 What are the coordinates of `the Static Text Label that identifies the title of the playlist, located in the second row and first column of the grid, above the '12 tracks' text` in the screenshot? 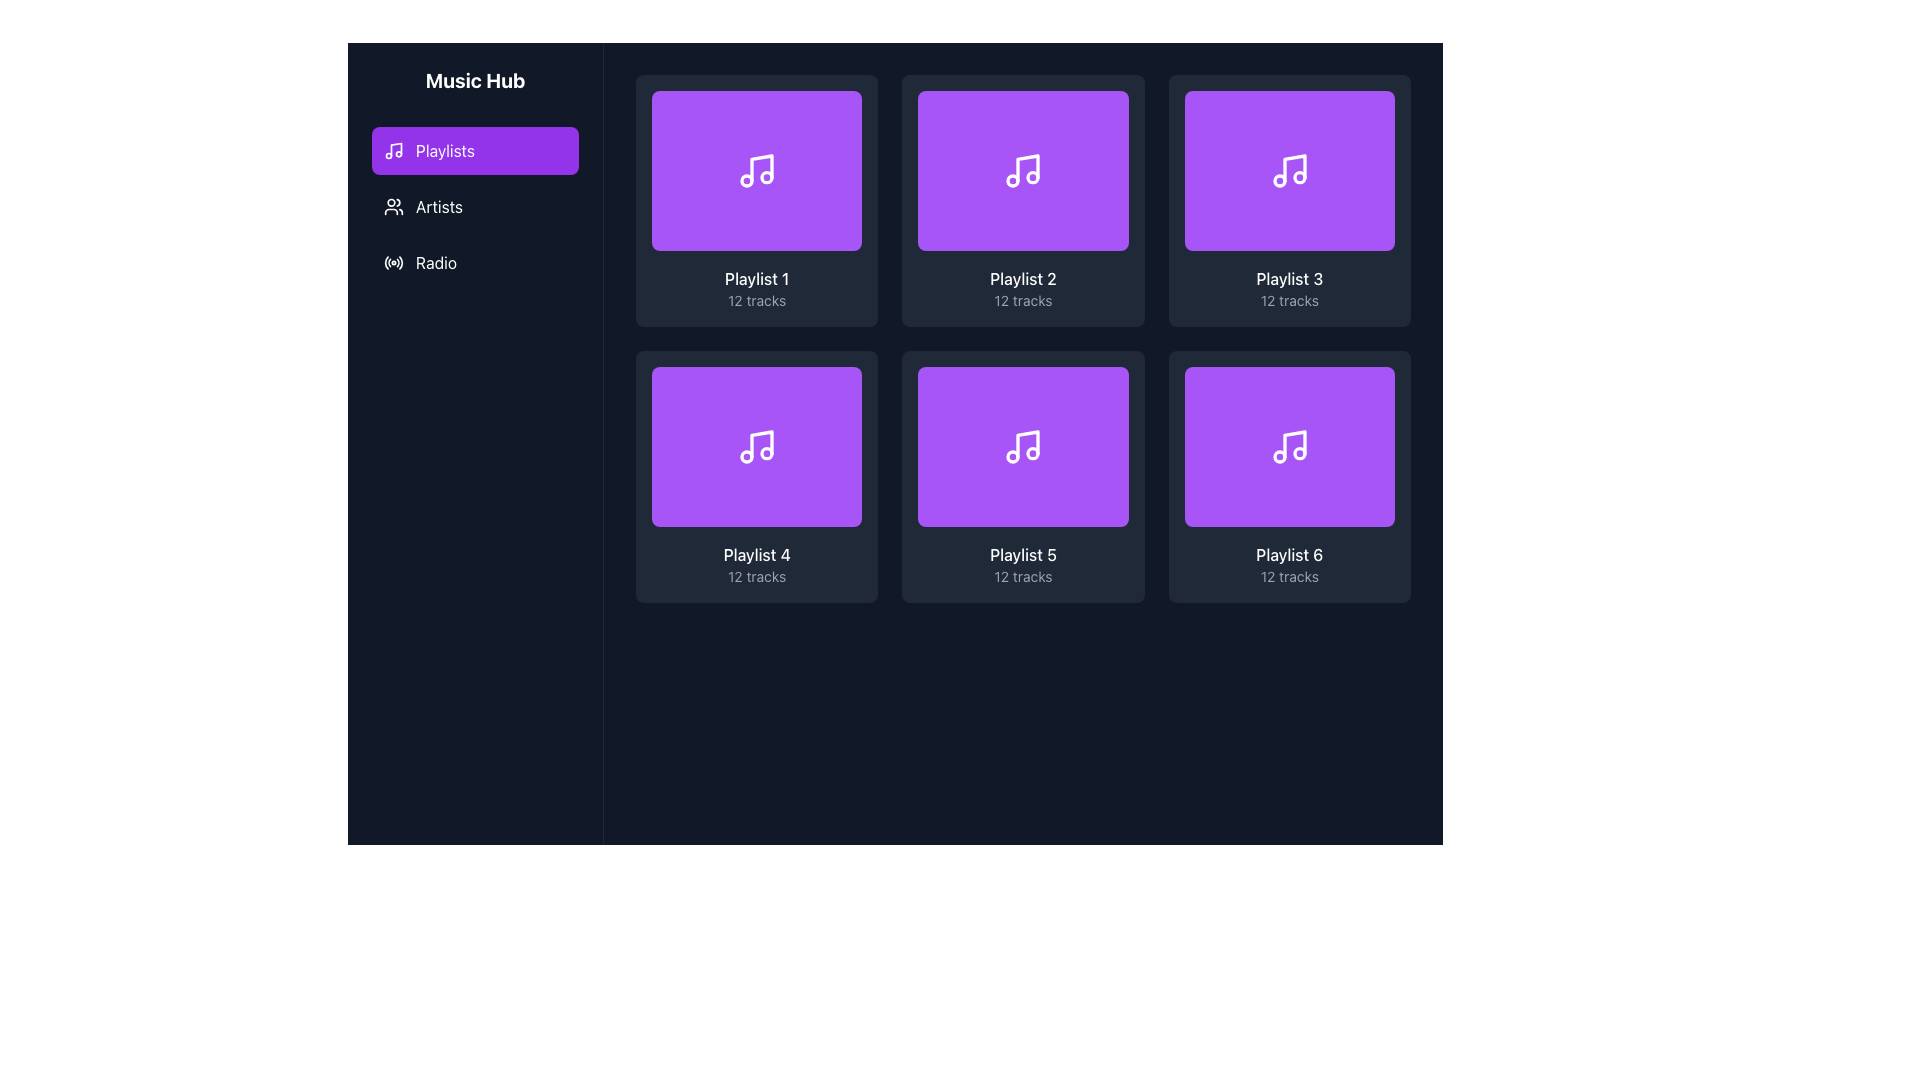 It's located at (756, 555).